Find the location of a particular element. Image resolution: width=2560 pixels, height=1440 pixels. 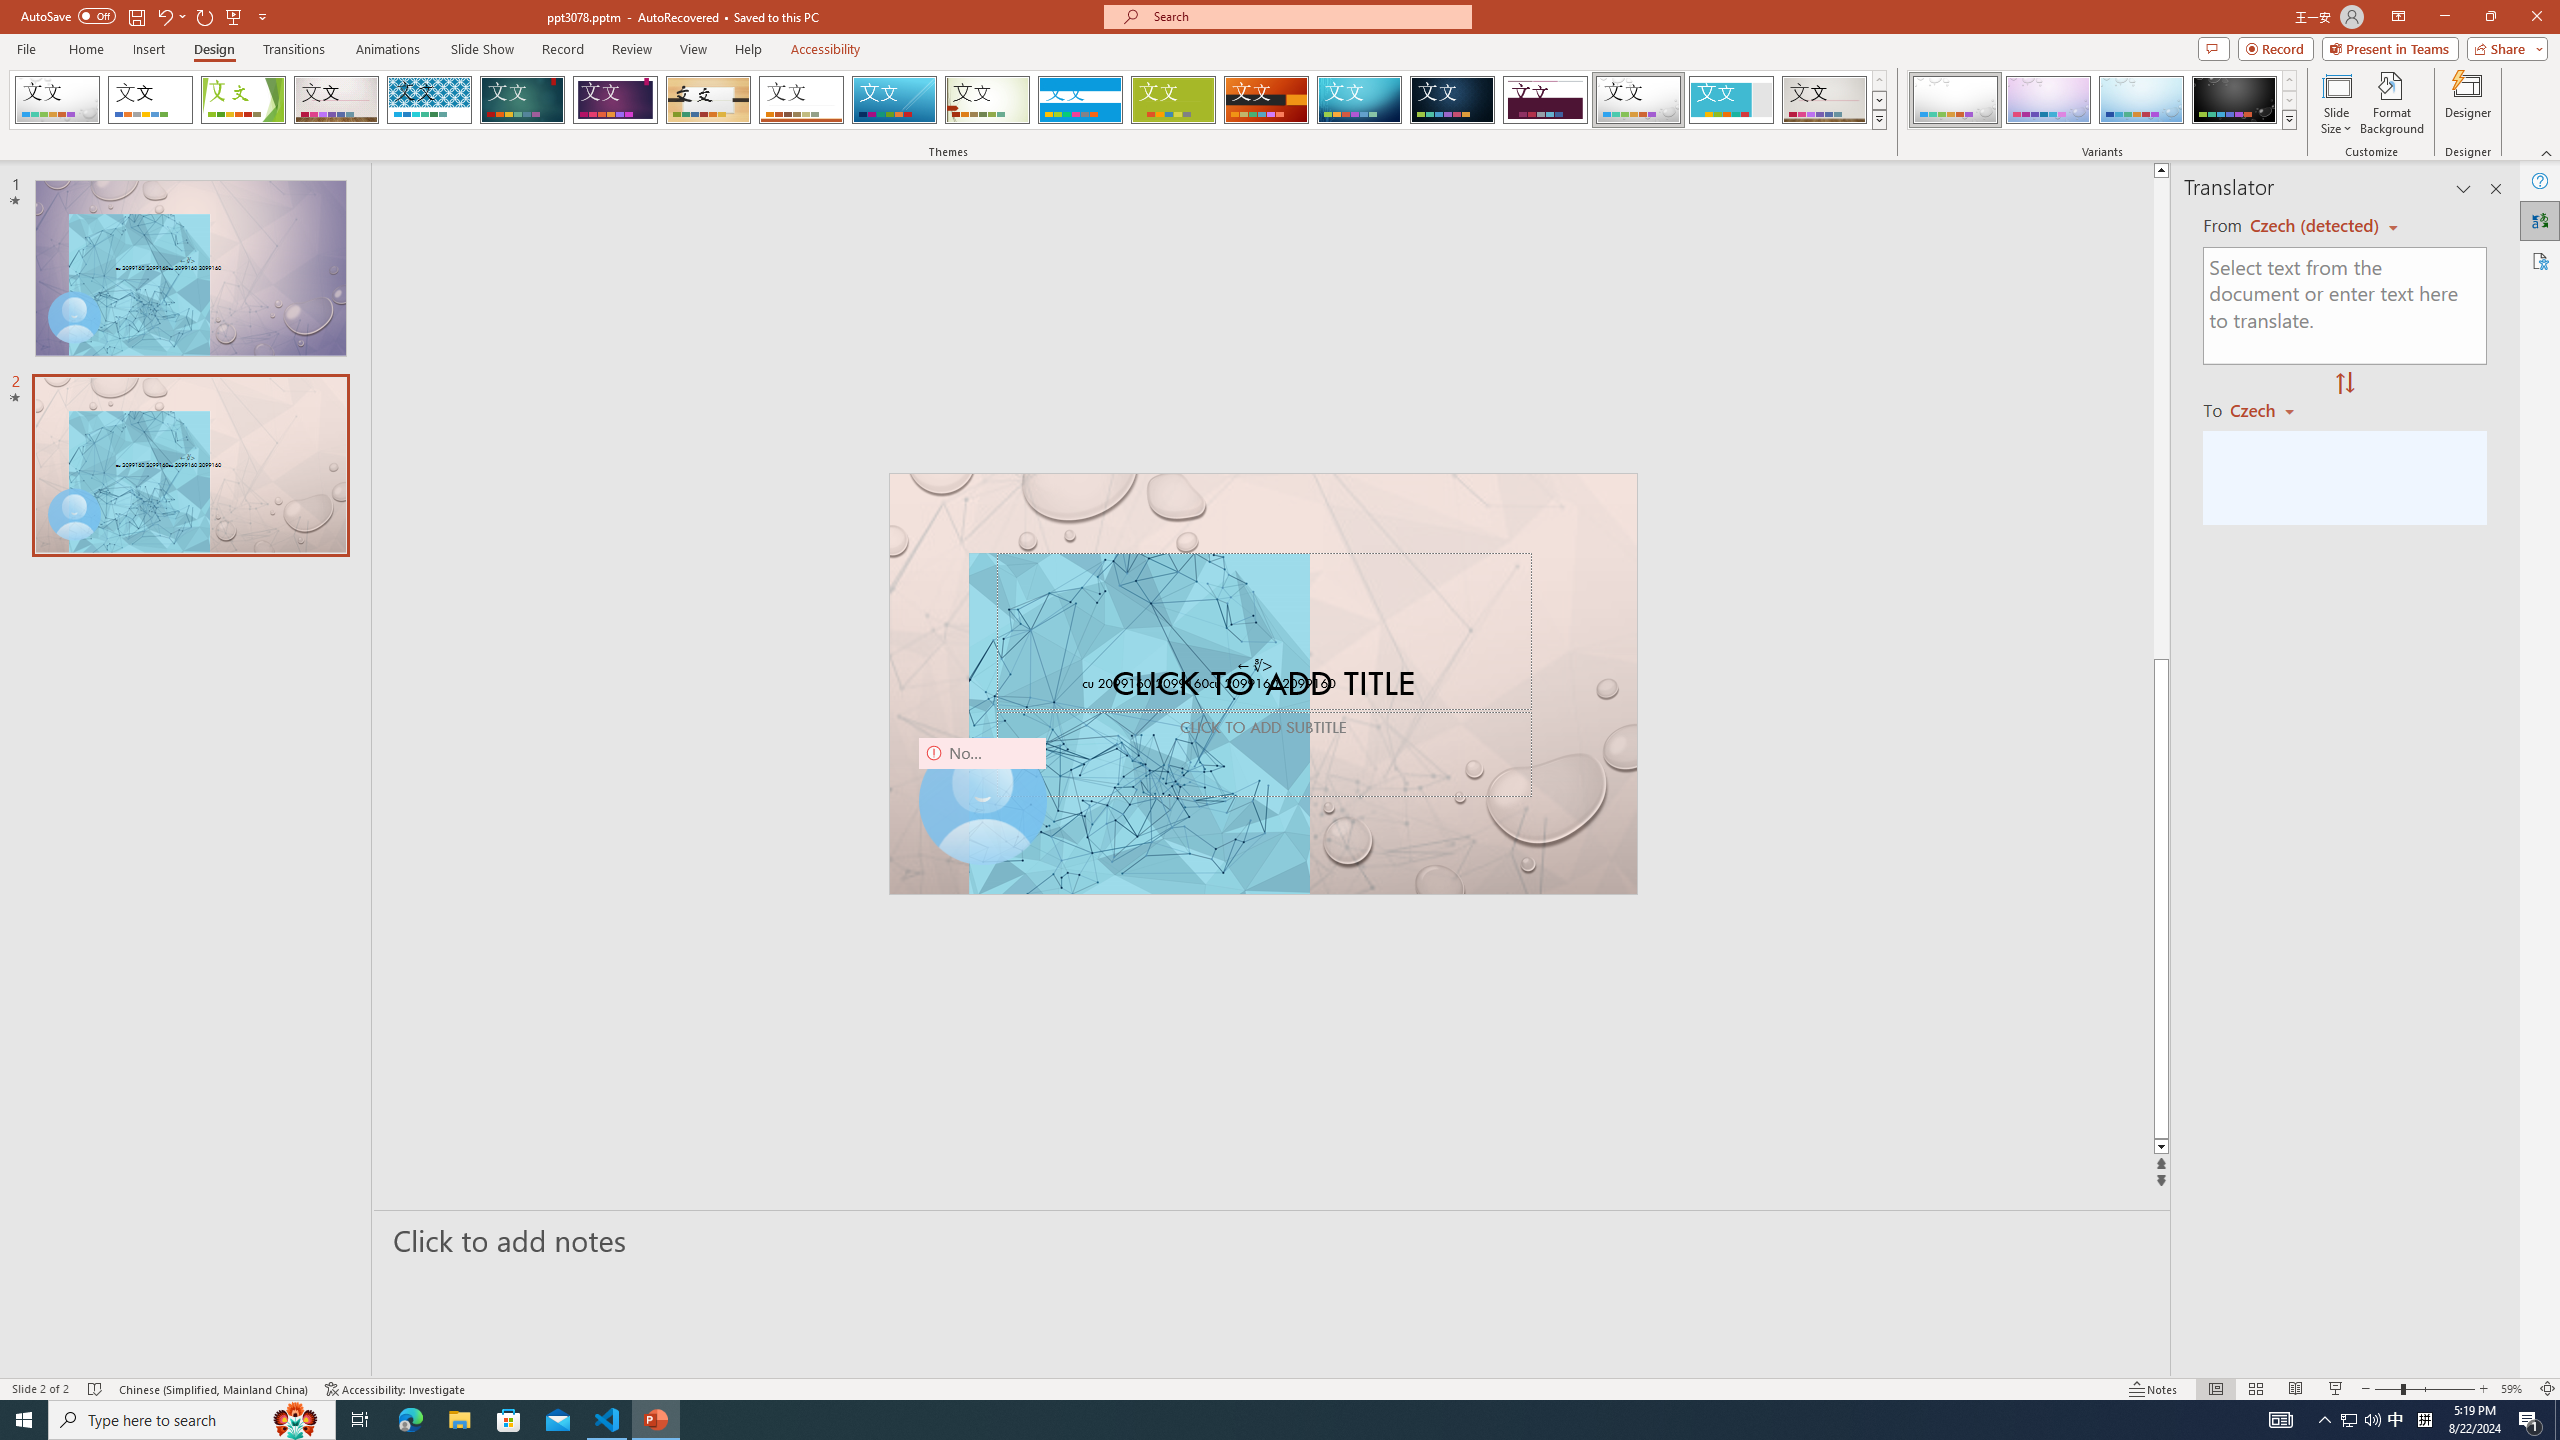

'Integral' is located at coordinates (429, 99).